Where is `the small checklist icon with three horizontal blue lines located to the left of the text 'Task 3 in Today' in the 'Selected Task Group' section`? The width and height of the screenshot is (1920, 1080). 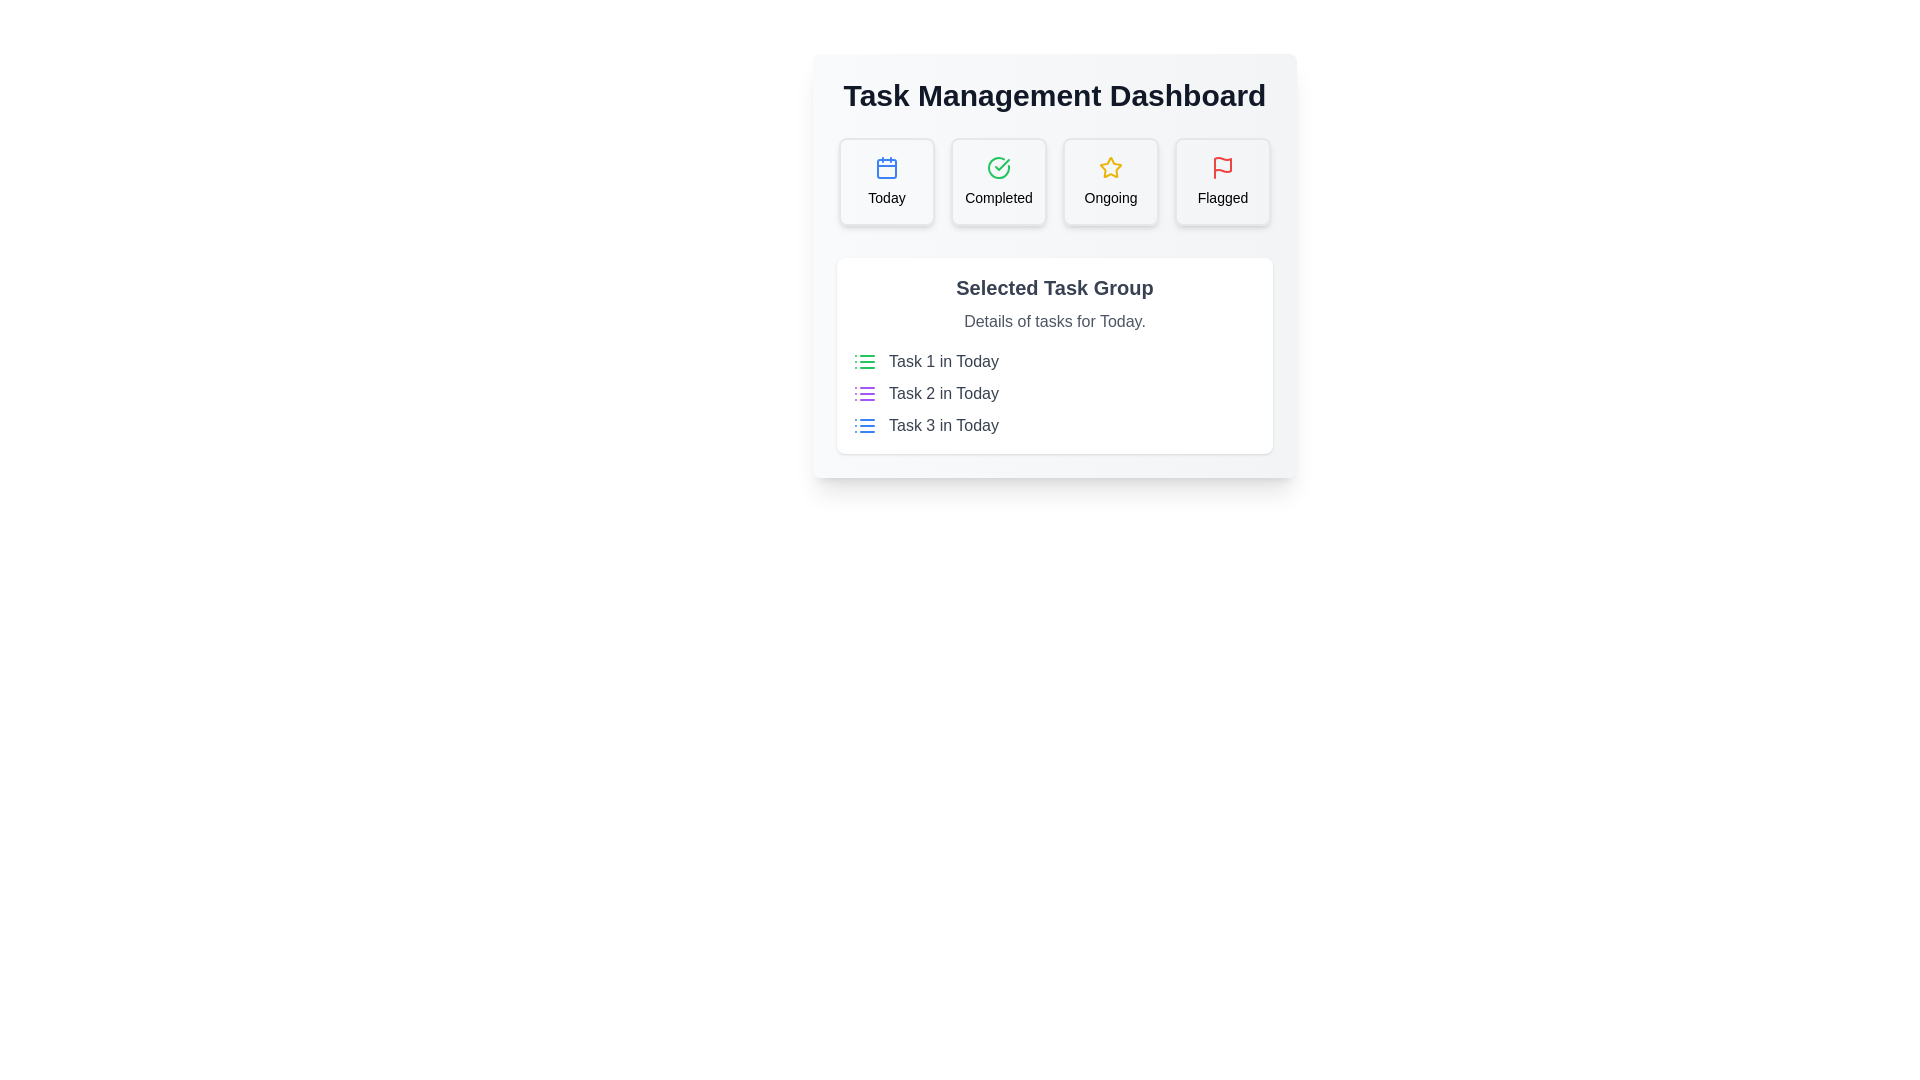 the small checklist icon with three horizontal blue lines located to the left of the text 'Task 3 in Today' in the 'Selected Task Group' section is located at coordinates (864, 424).